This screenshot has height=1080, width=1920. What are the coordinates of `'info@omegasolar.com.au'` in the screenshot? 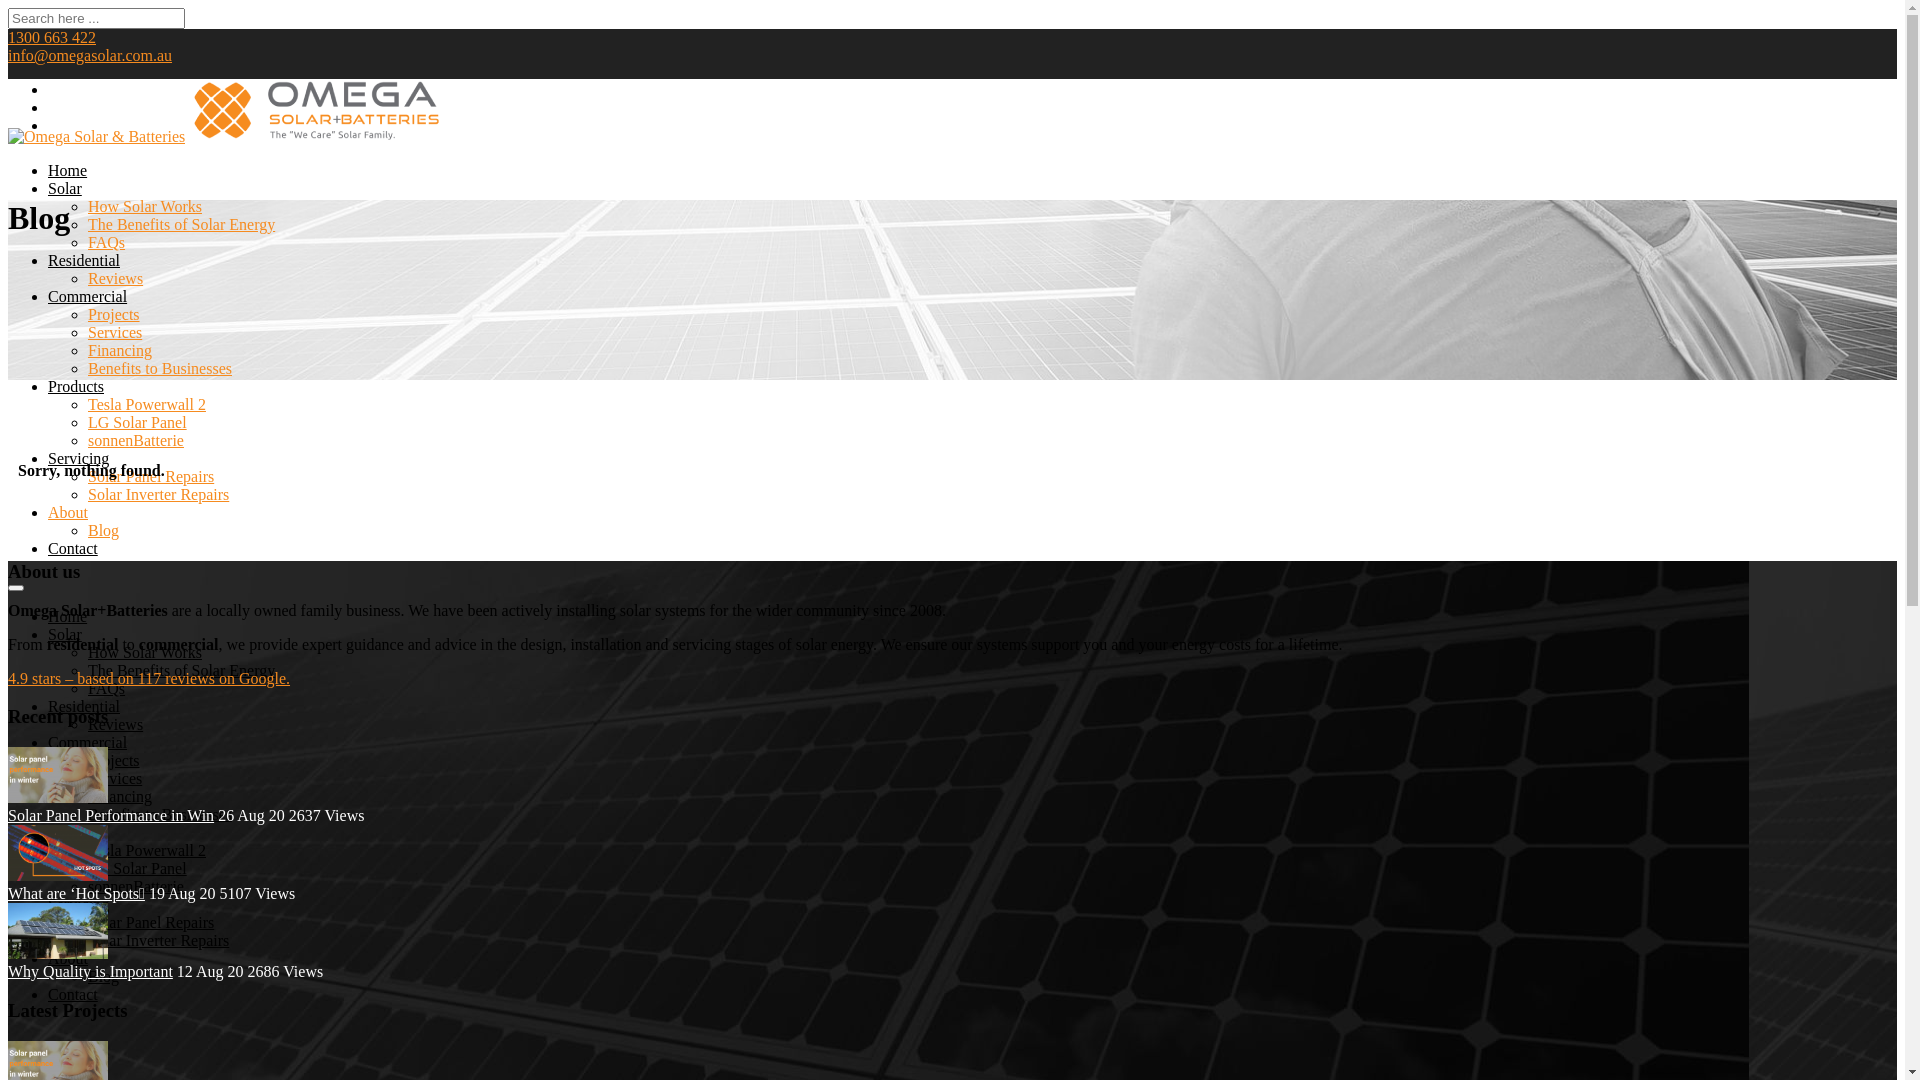 It's located at (89, 54).